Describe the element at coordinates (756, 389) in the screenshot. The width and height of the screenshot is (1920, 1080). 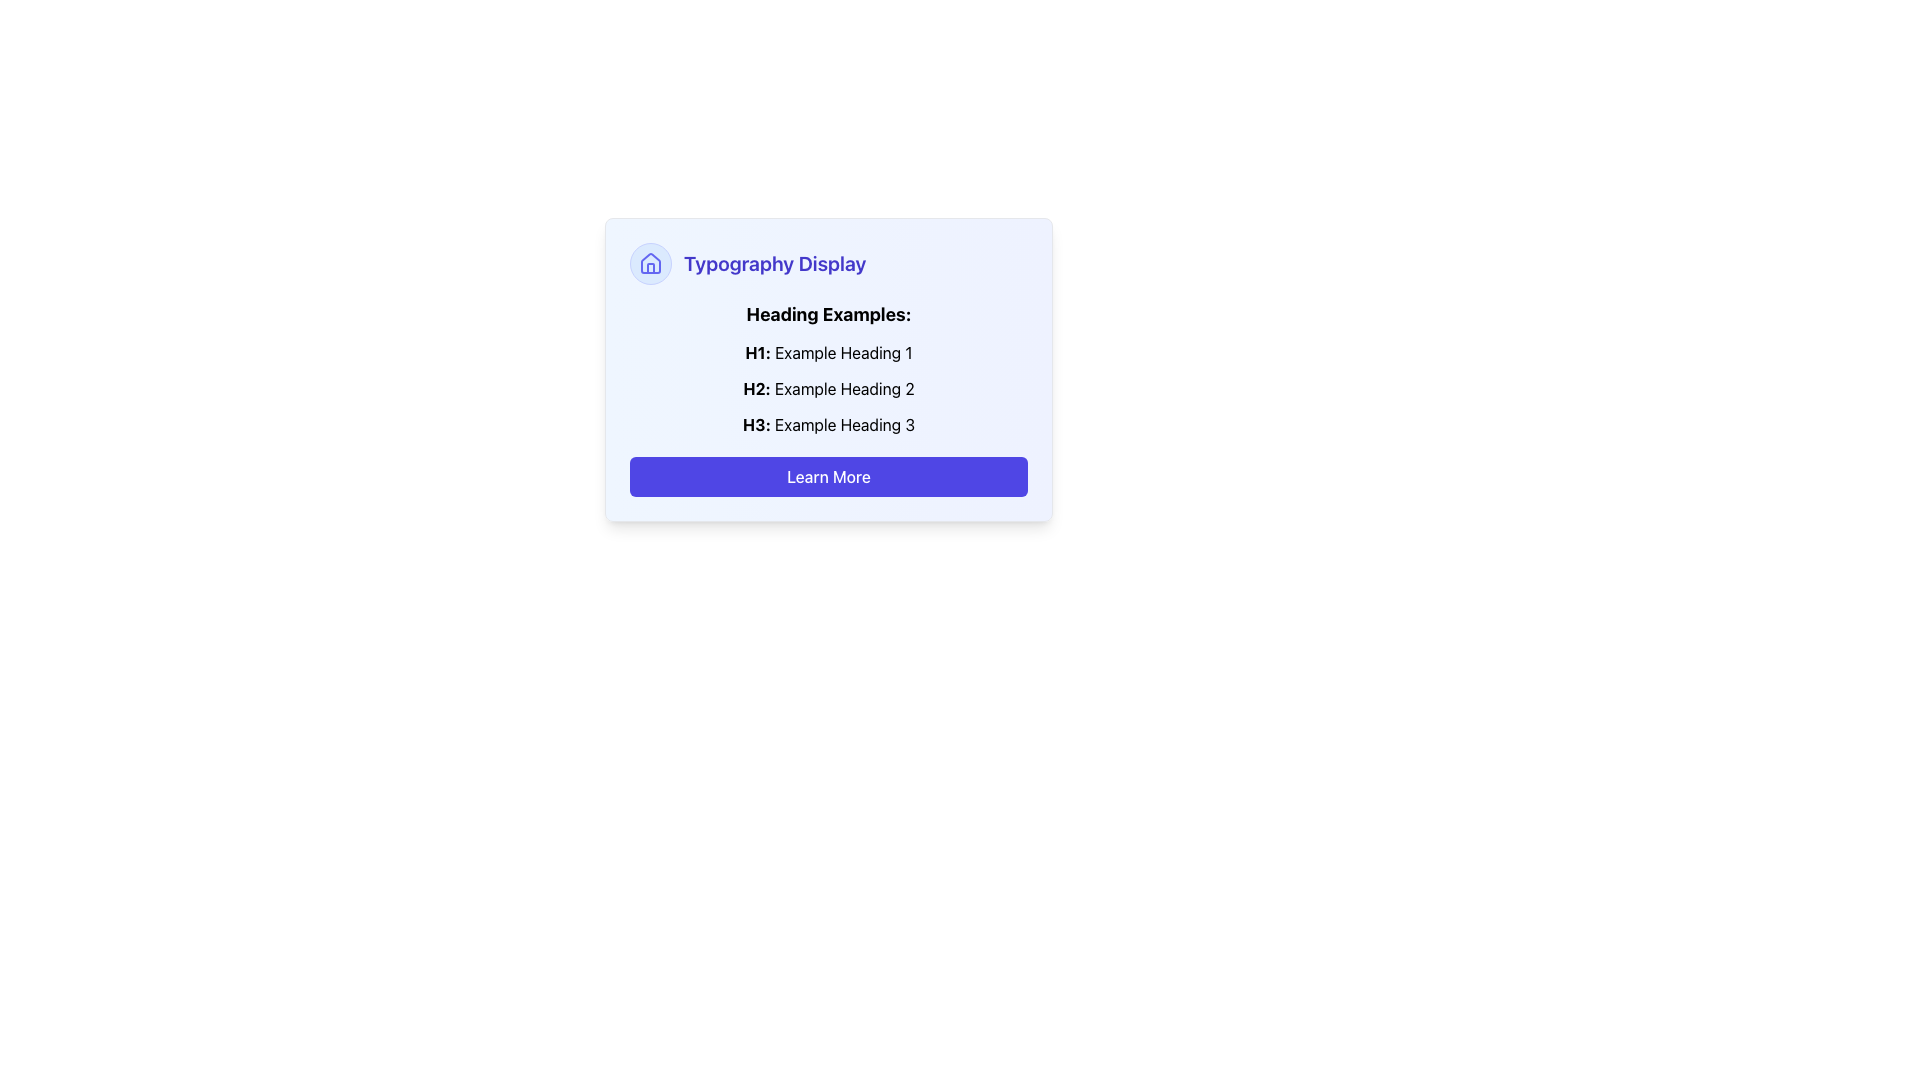
I see `the static bold text element that serves as a decorative and semantic label for the second heading example in the typography demonstration` at that location.